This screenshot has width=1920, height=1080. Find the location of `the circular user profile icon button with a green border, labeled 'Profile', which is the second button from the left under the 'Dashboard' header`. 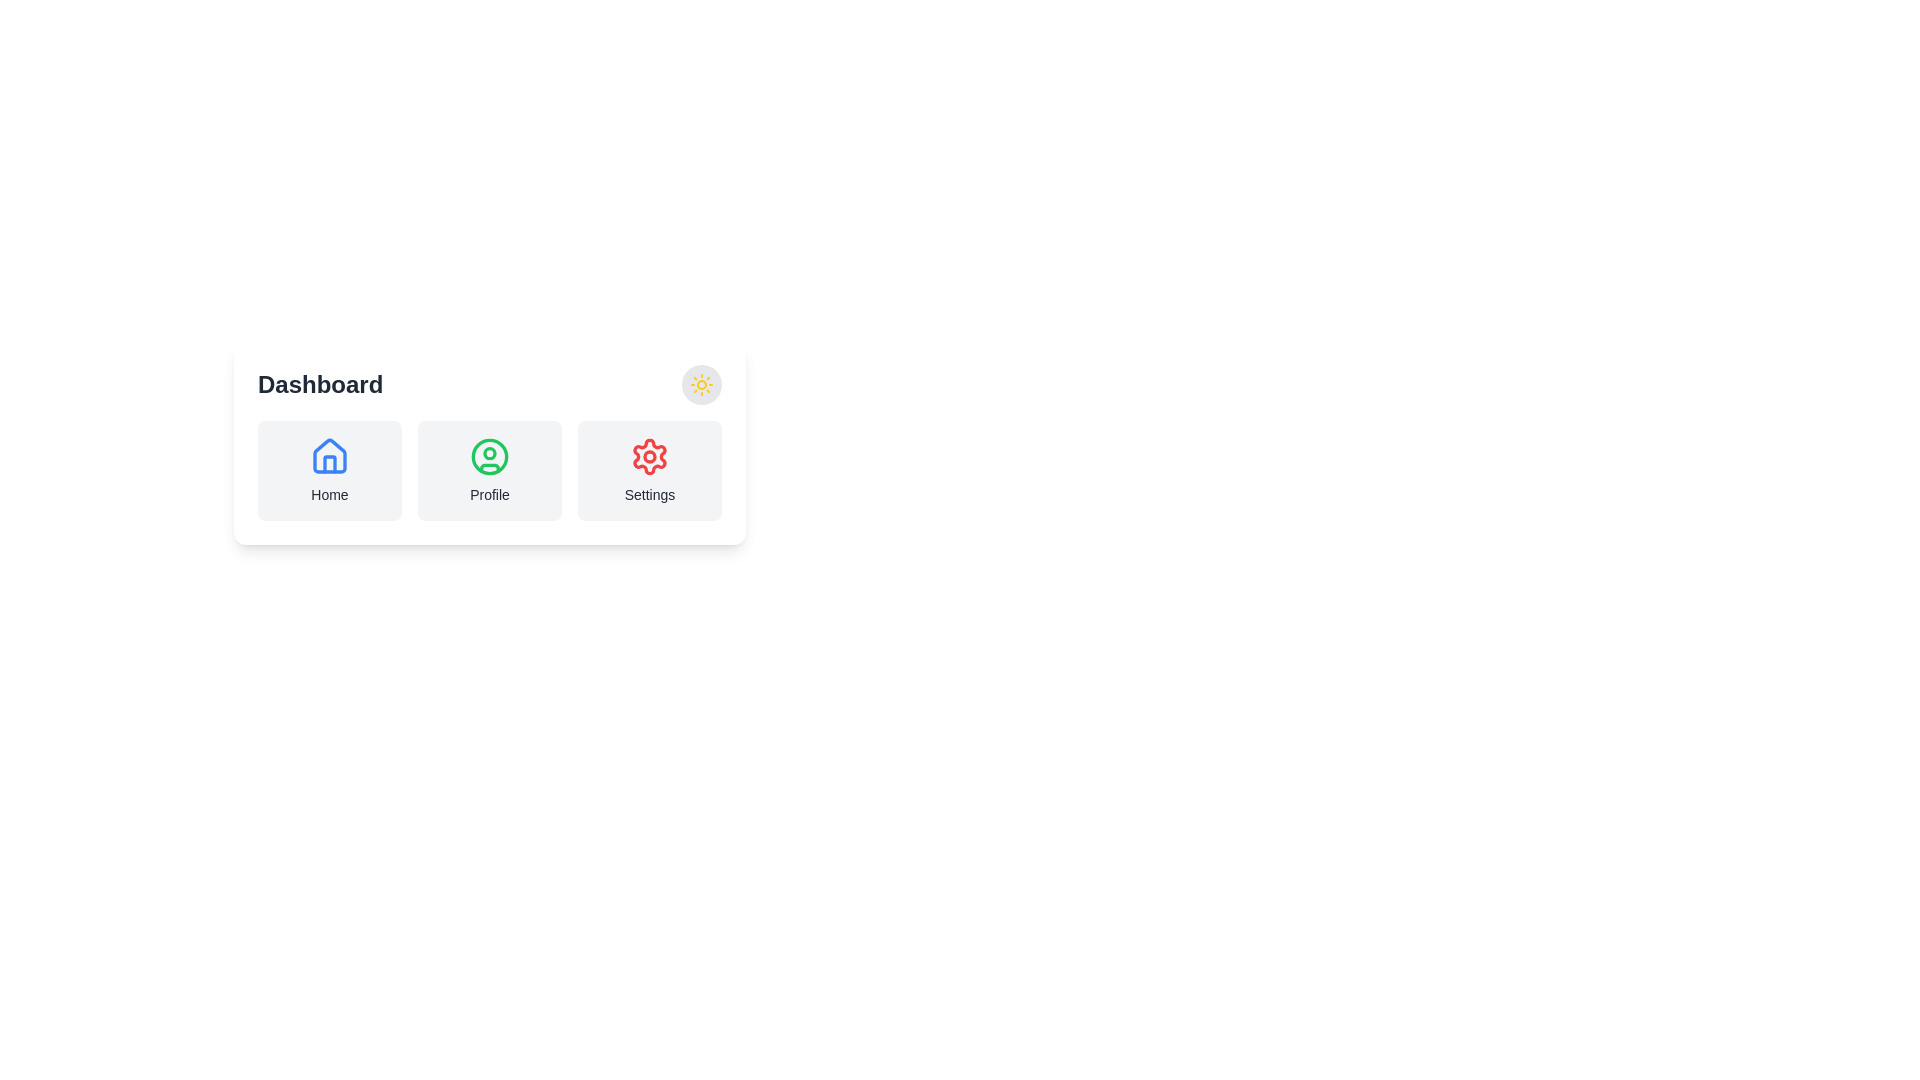

the circular user profile icon button with a green border, labeled 'Profile', which is the second button from the left under the 'Dashboard' header is located at coordinates (489, 456).